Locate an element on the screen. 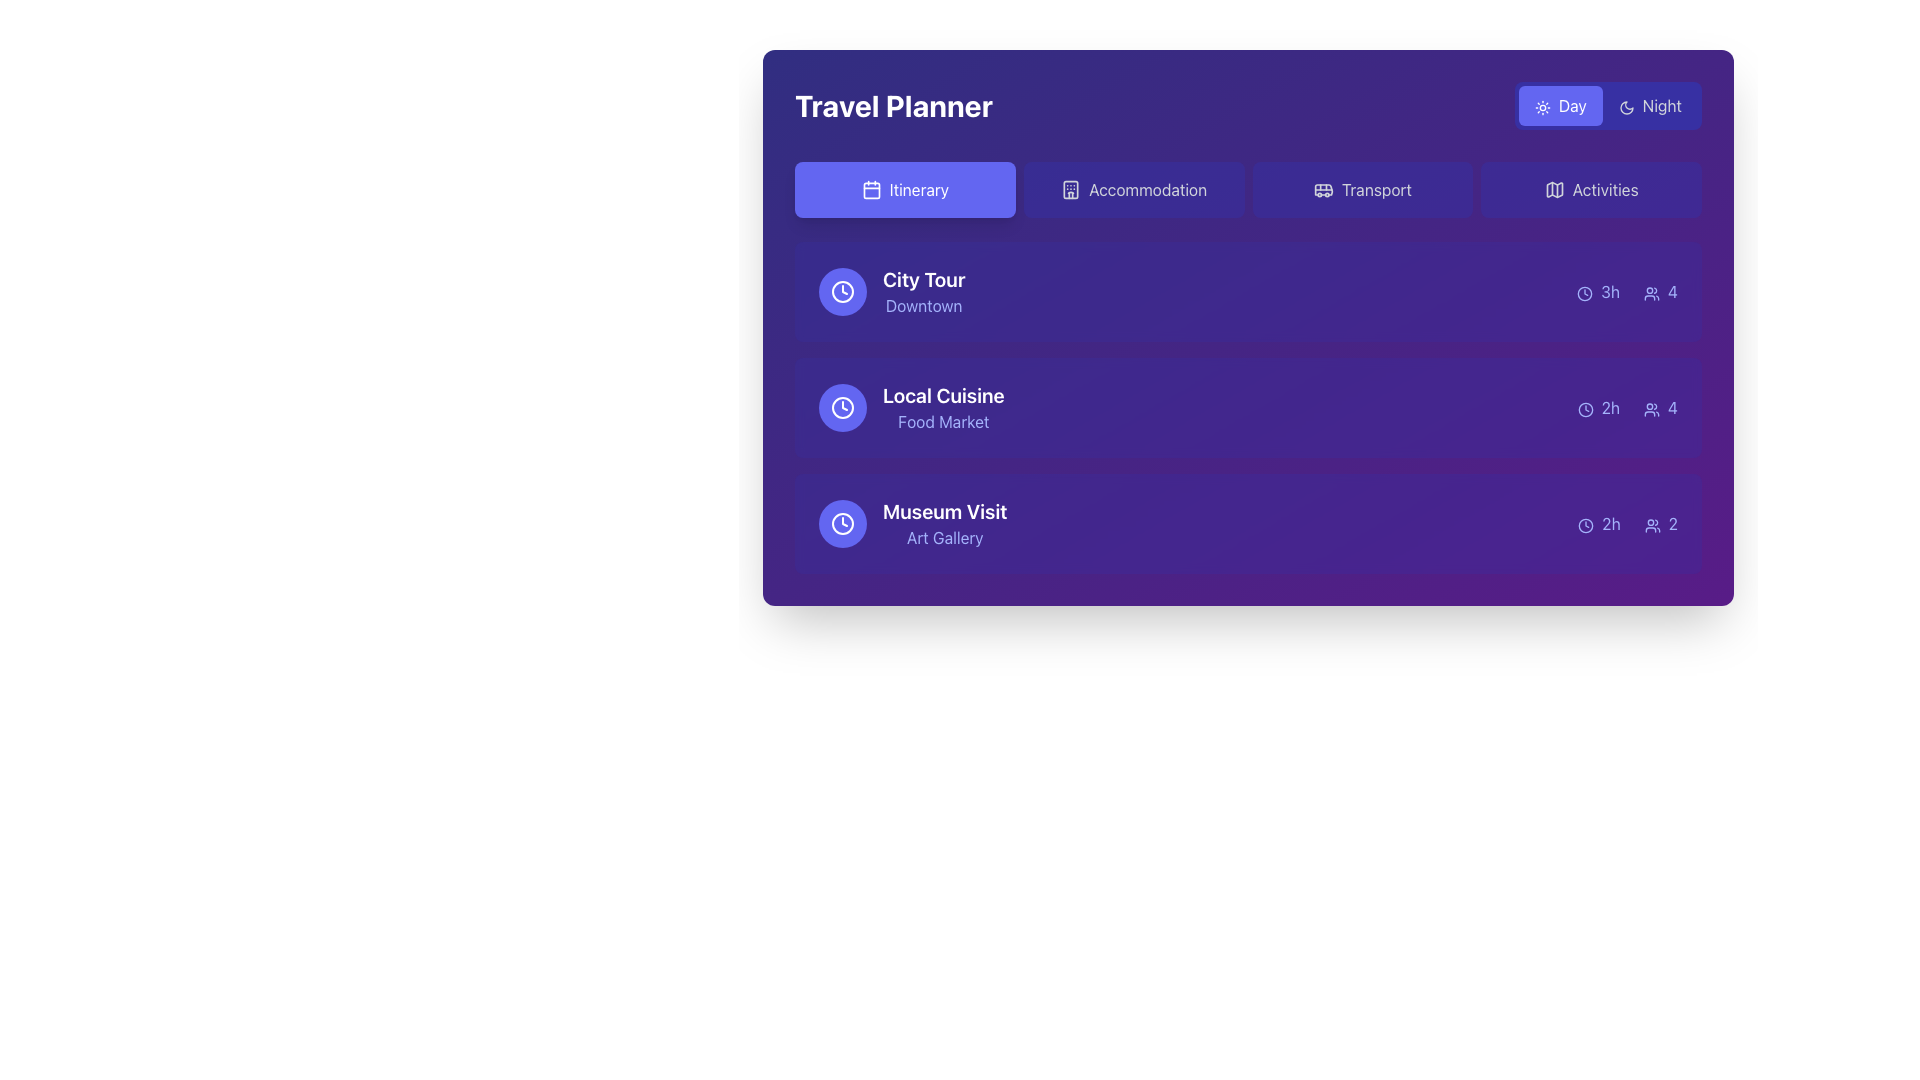  the bottom section of the bus icon on the 'Transport' button, which indicates options related to transportation is located at coordinates (1323, 189).